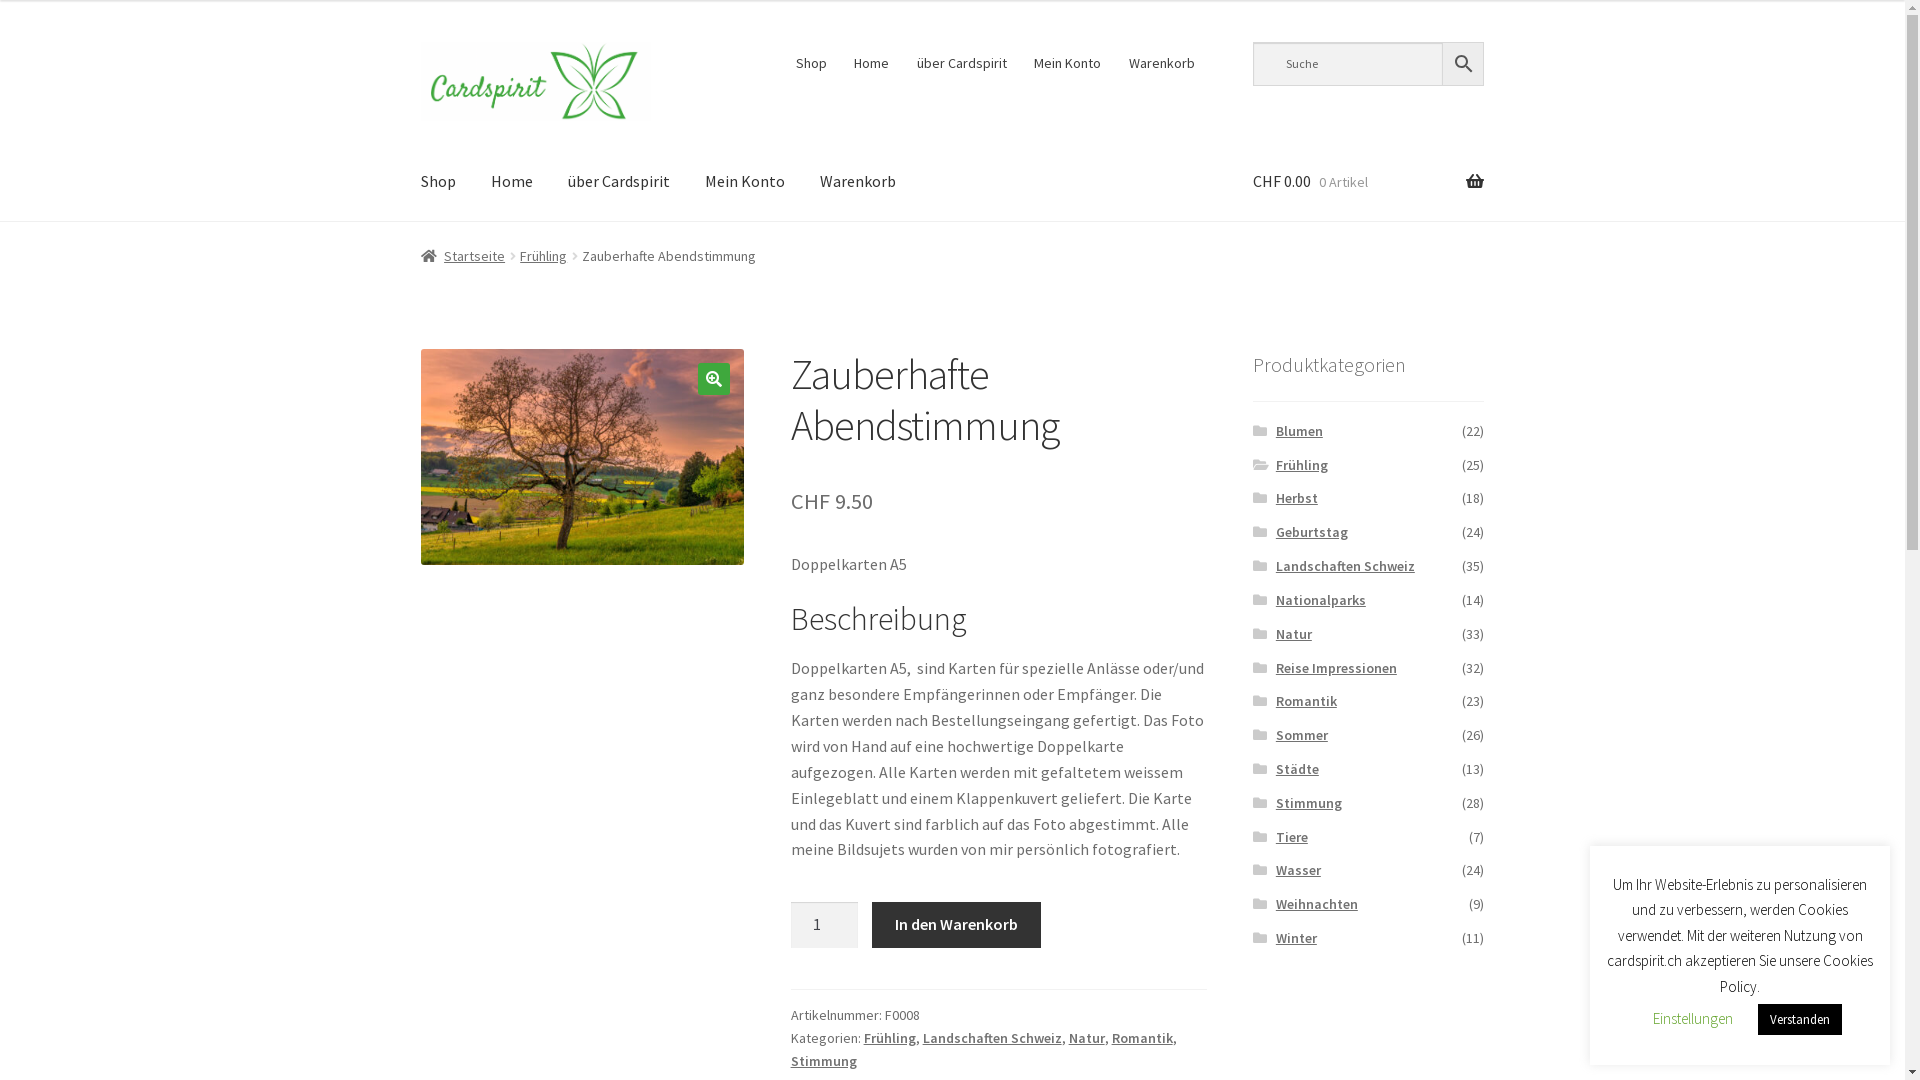 The image size is (1920, 1080). Describe the element at coordinates (1291, 837) in the screenshot. I see `'Tiere'` at that location.